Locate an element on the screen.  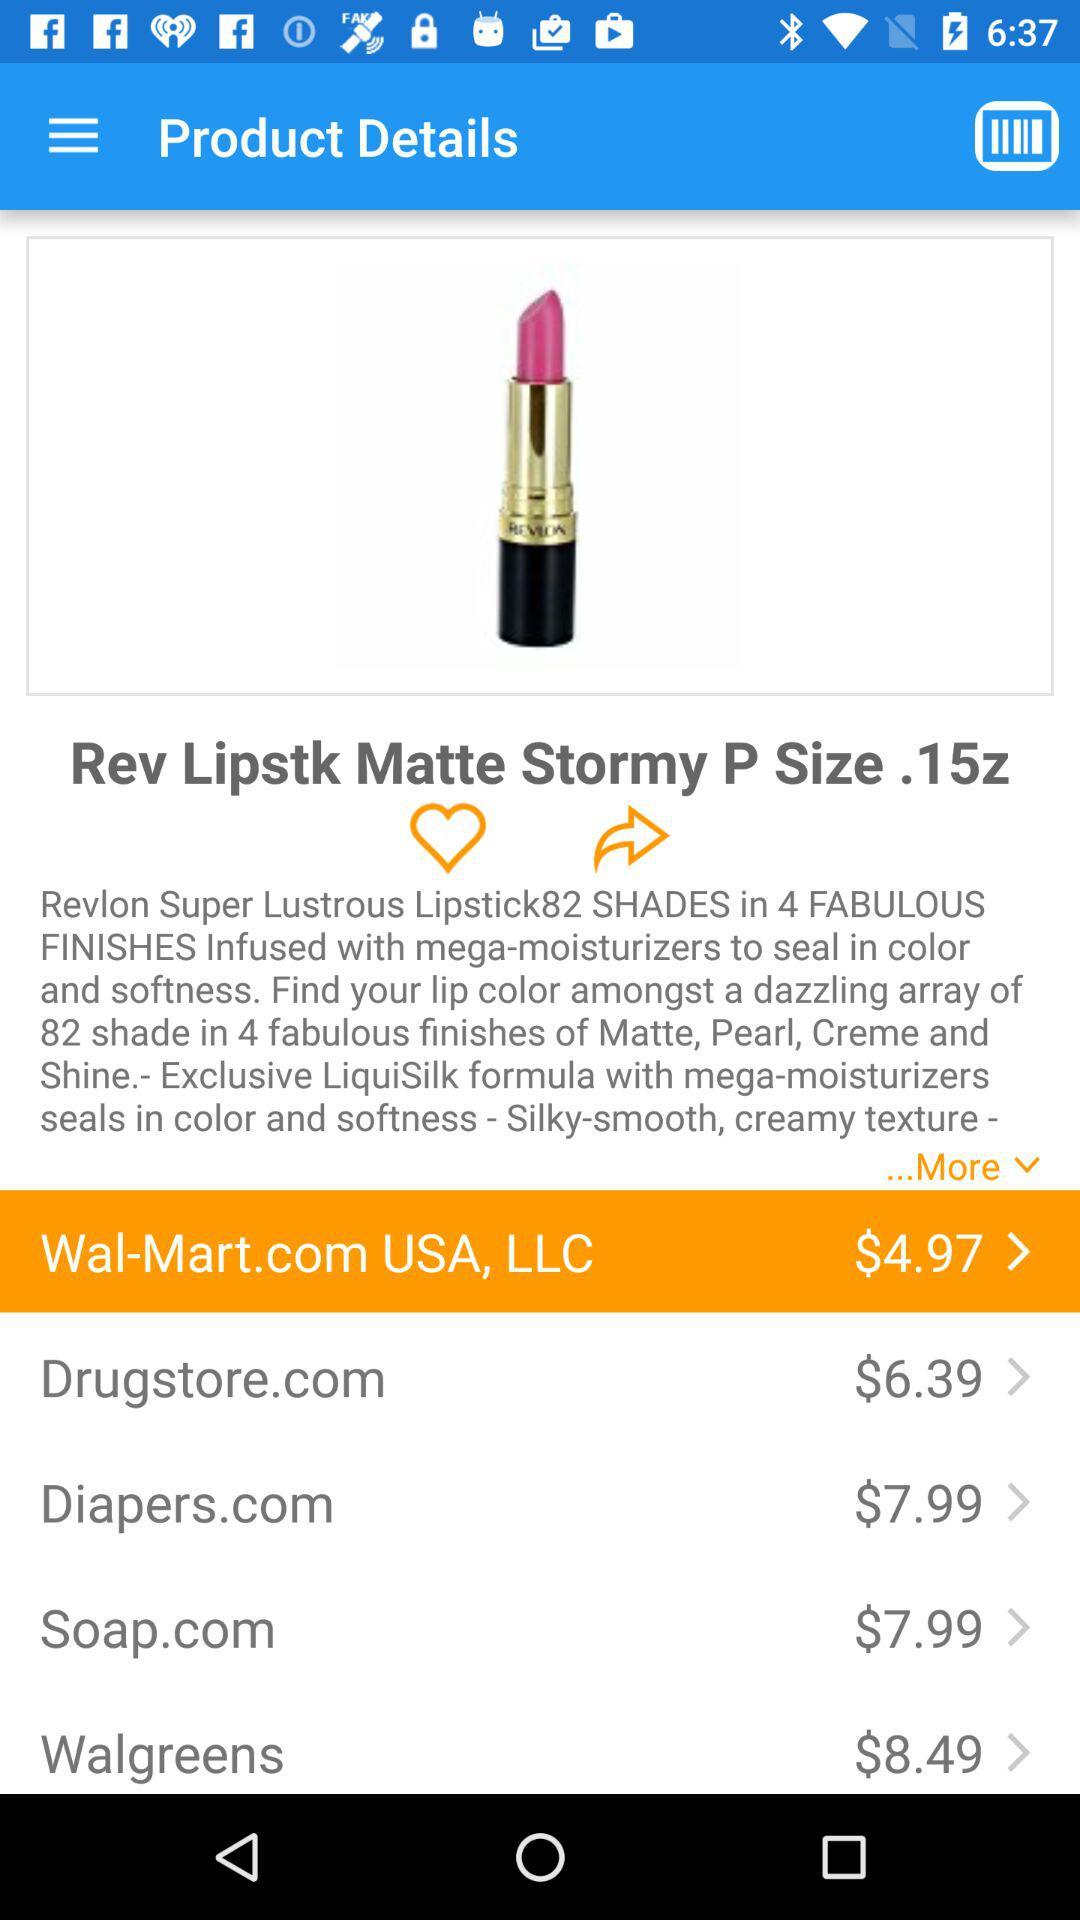
item to the right of the drugstore.com is located at coordinates (925, 1375).